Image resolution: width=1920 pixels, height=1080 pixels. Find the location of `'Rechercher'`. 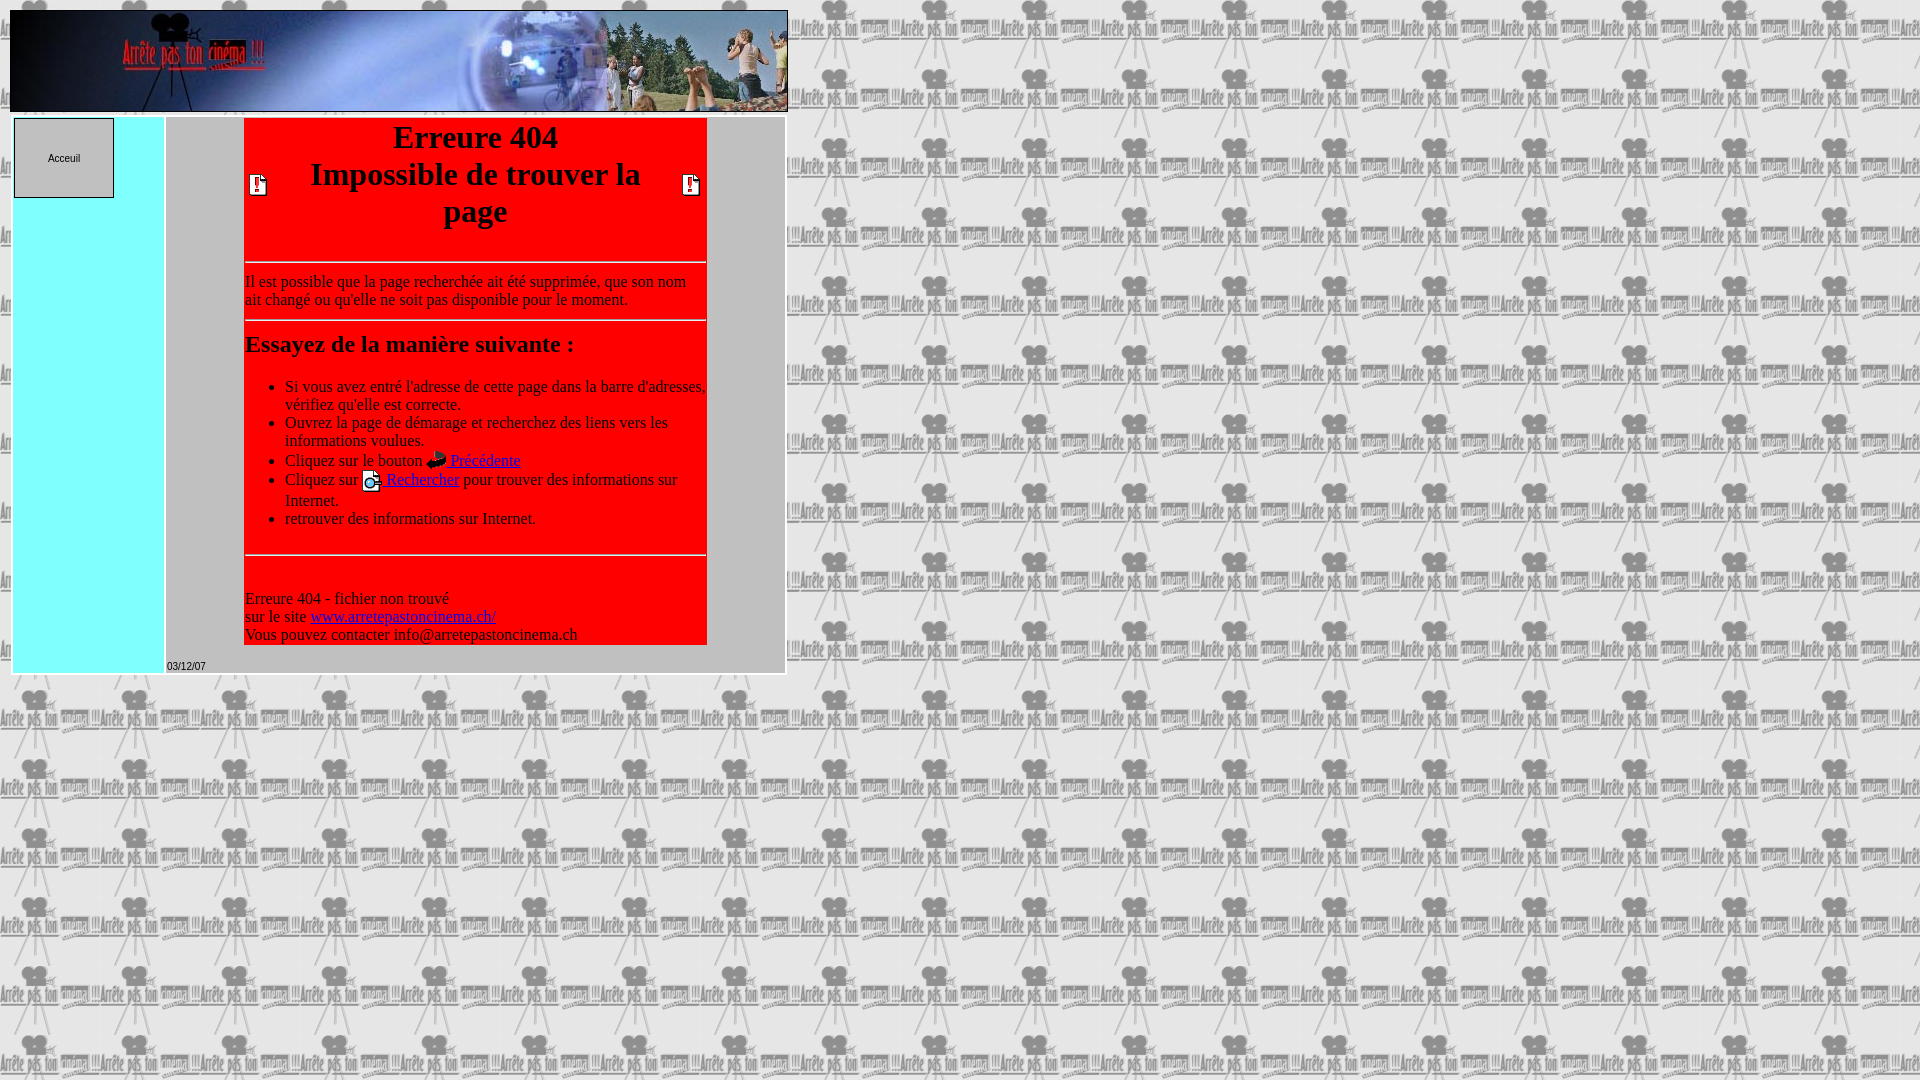

'Rechercher' is located at coordinates (419, 479).